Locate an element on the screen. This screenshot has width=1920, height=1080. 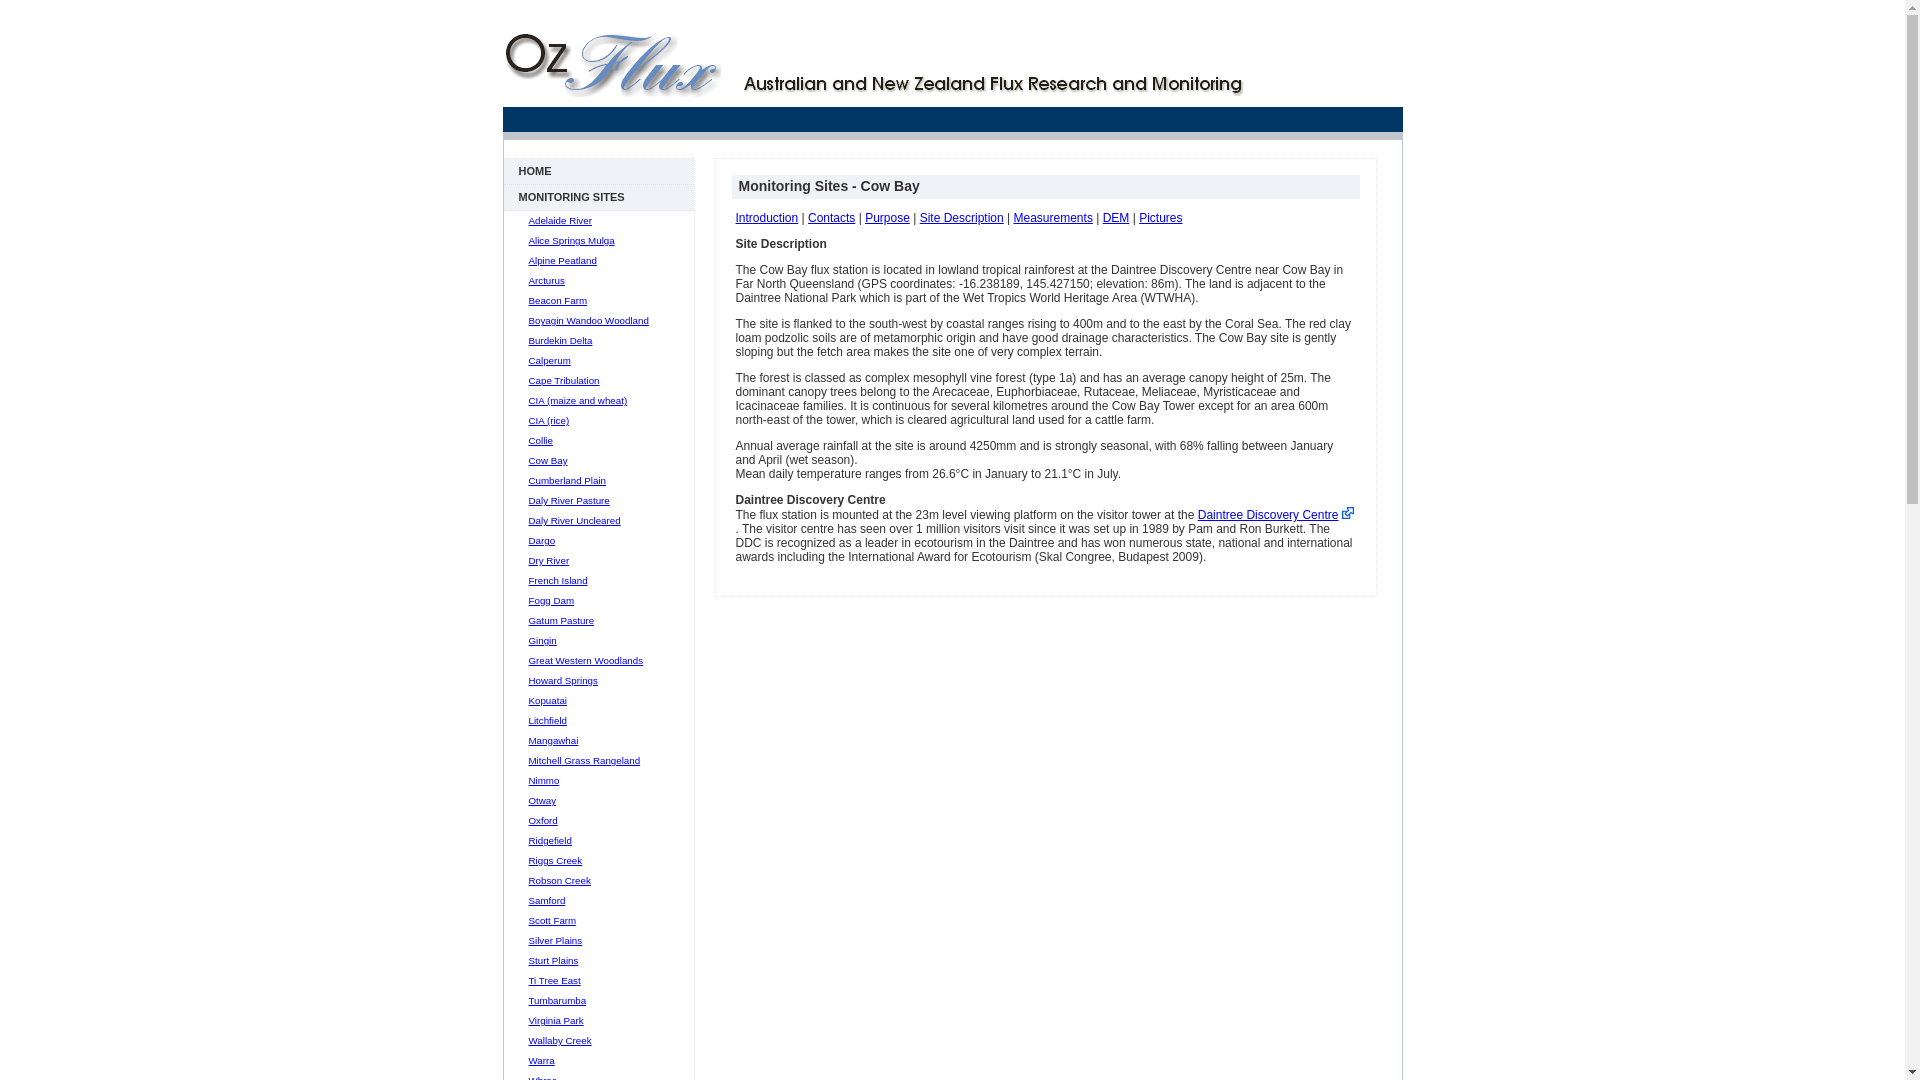
'Litchfield' is located at coordinates (547, 720).